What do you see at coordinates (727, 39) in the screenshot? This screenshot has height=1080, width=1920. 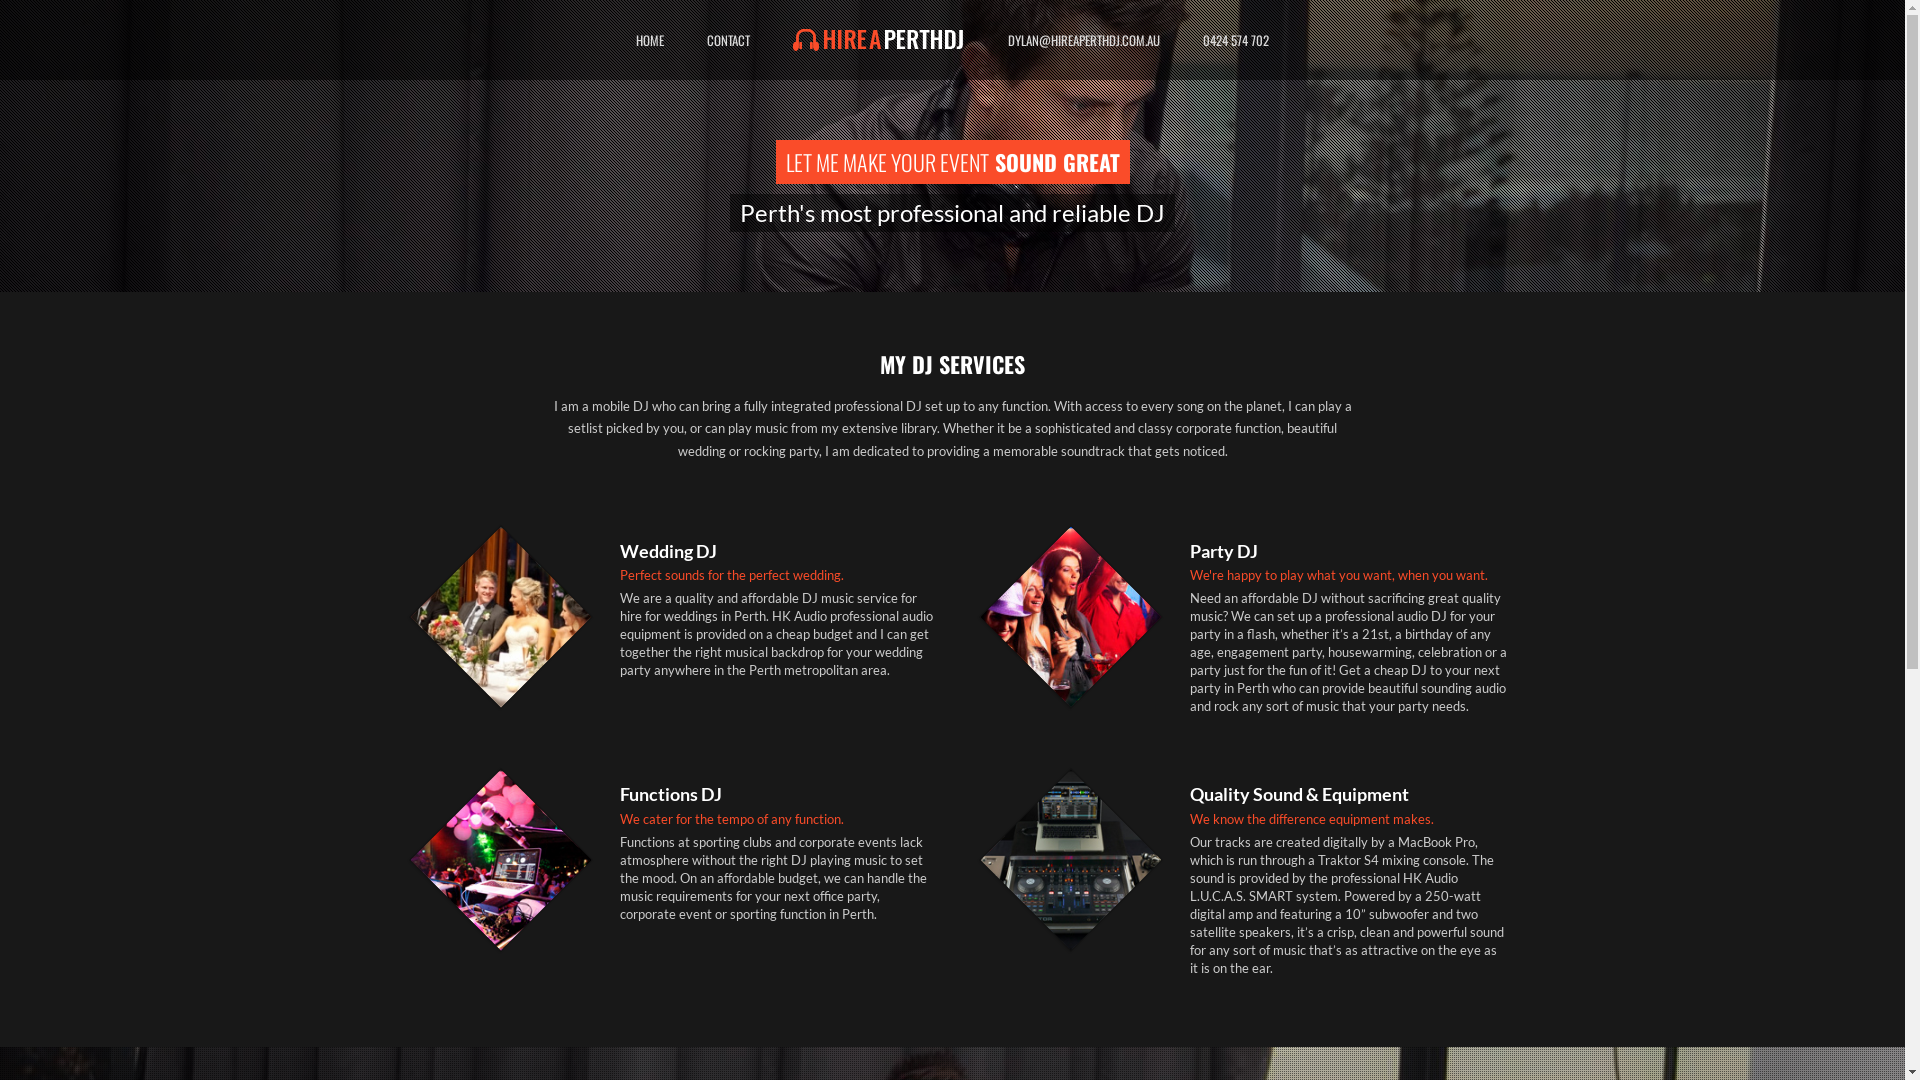 I see `'CONTACT'` at bounding box center [727, 39].